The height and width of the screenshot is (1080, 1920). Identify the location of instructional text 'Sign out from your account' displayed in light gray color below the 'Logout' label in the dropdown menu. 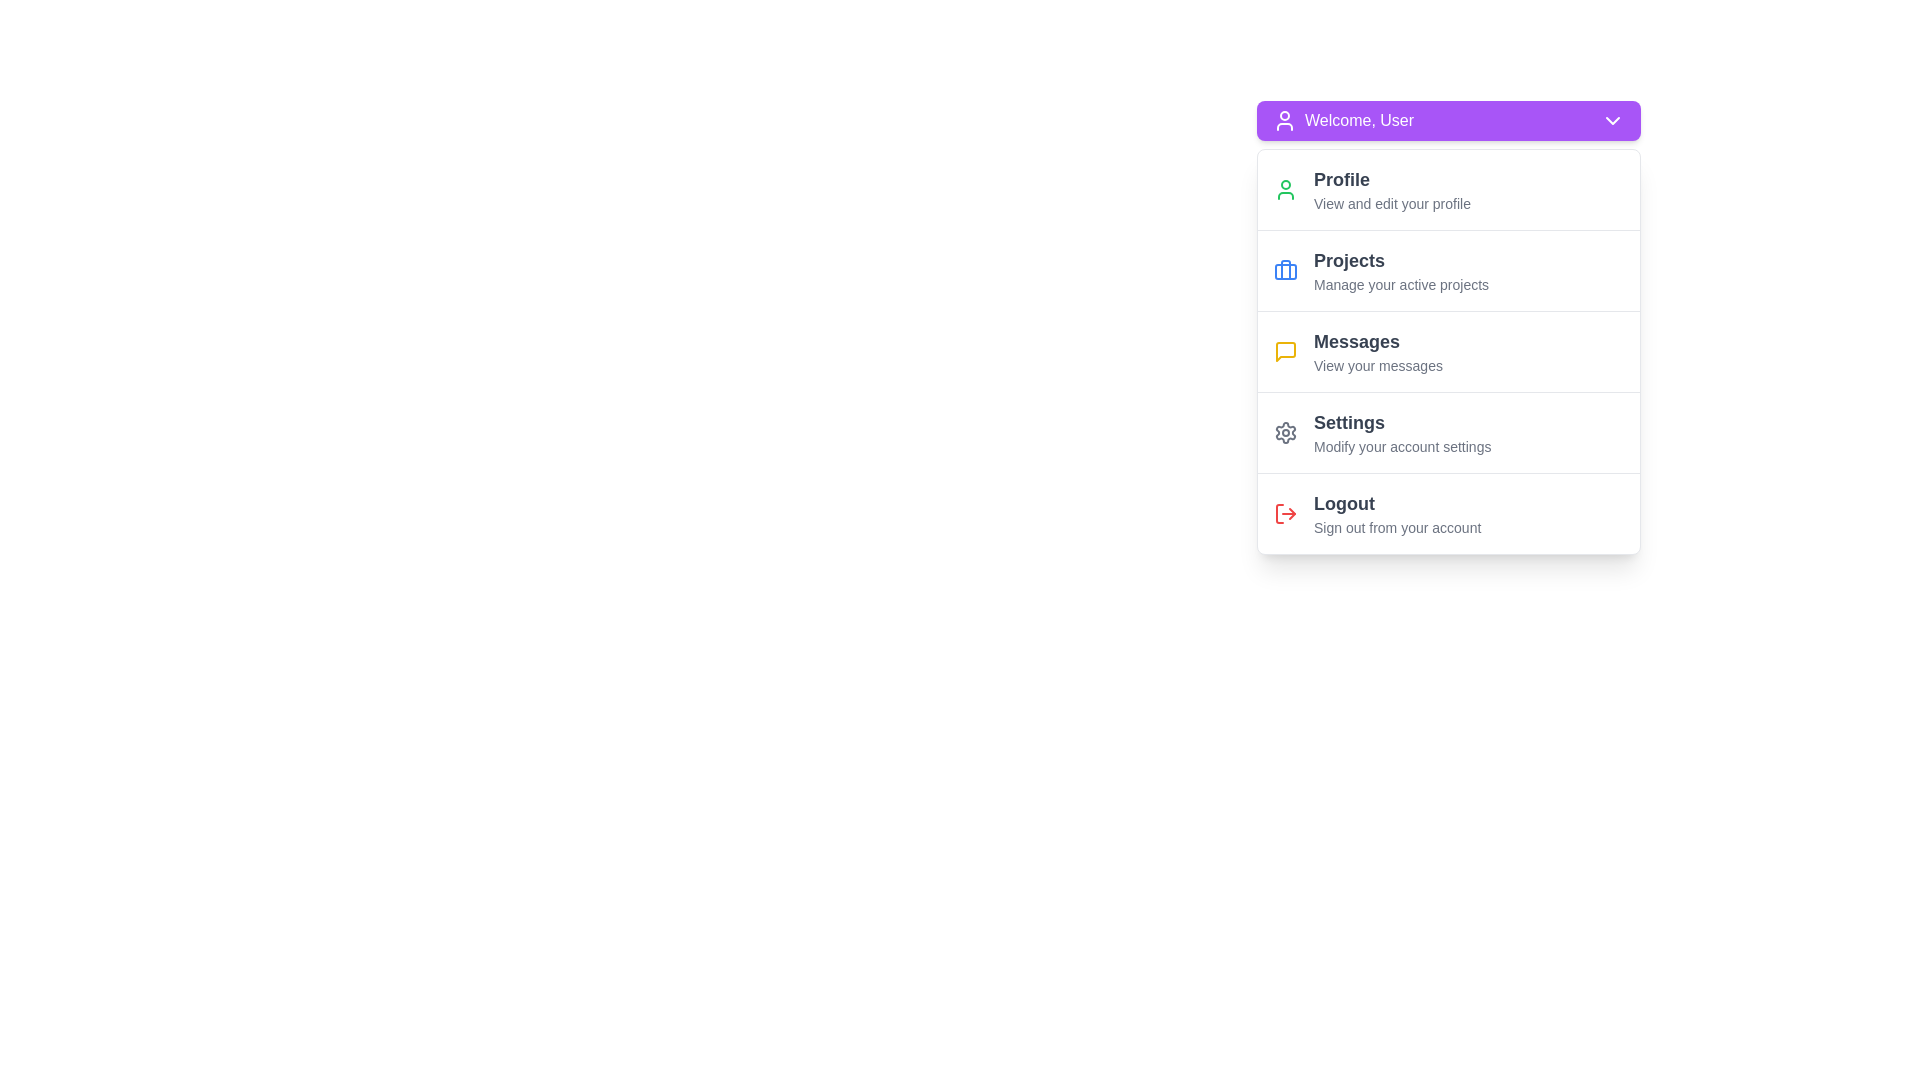
(1396, 527).